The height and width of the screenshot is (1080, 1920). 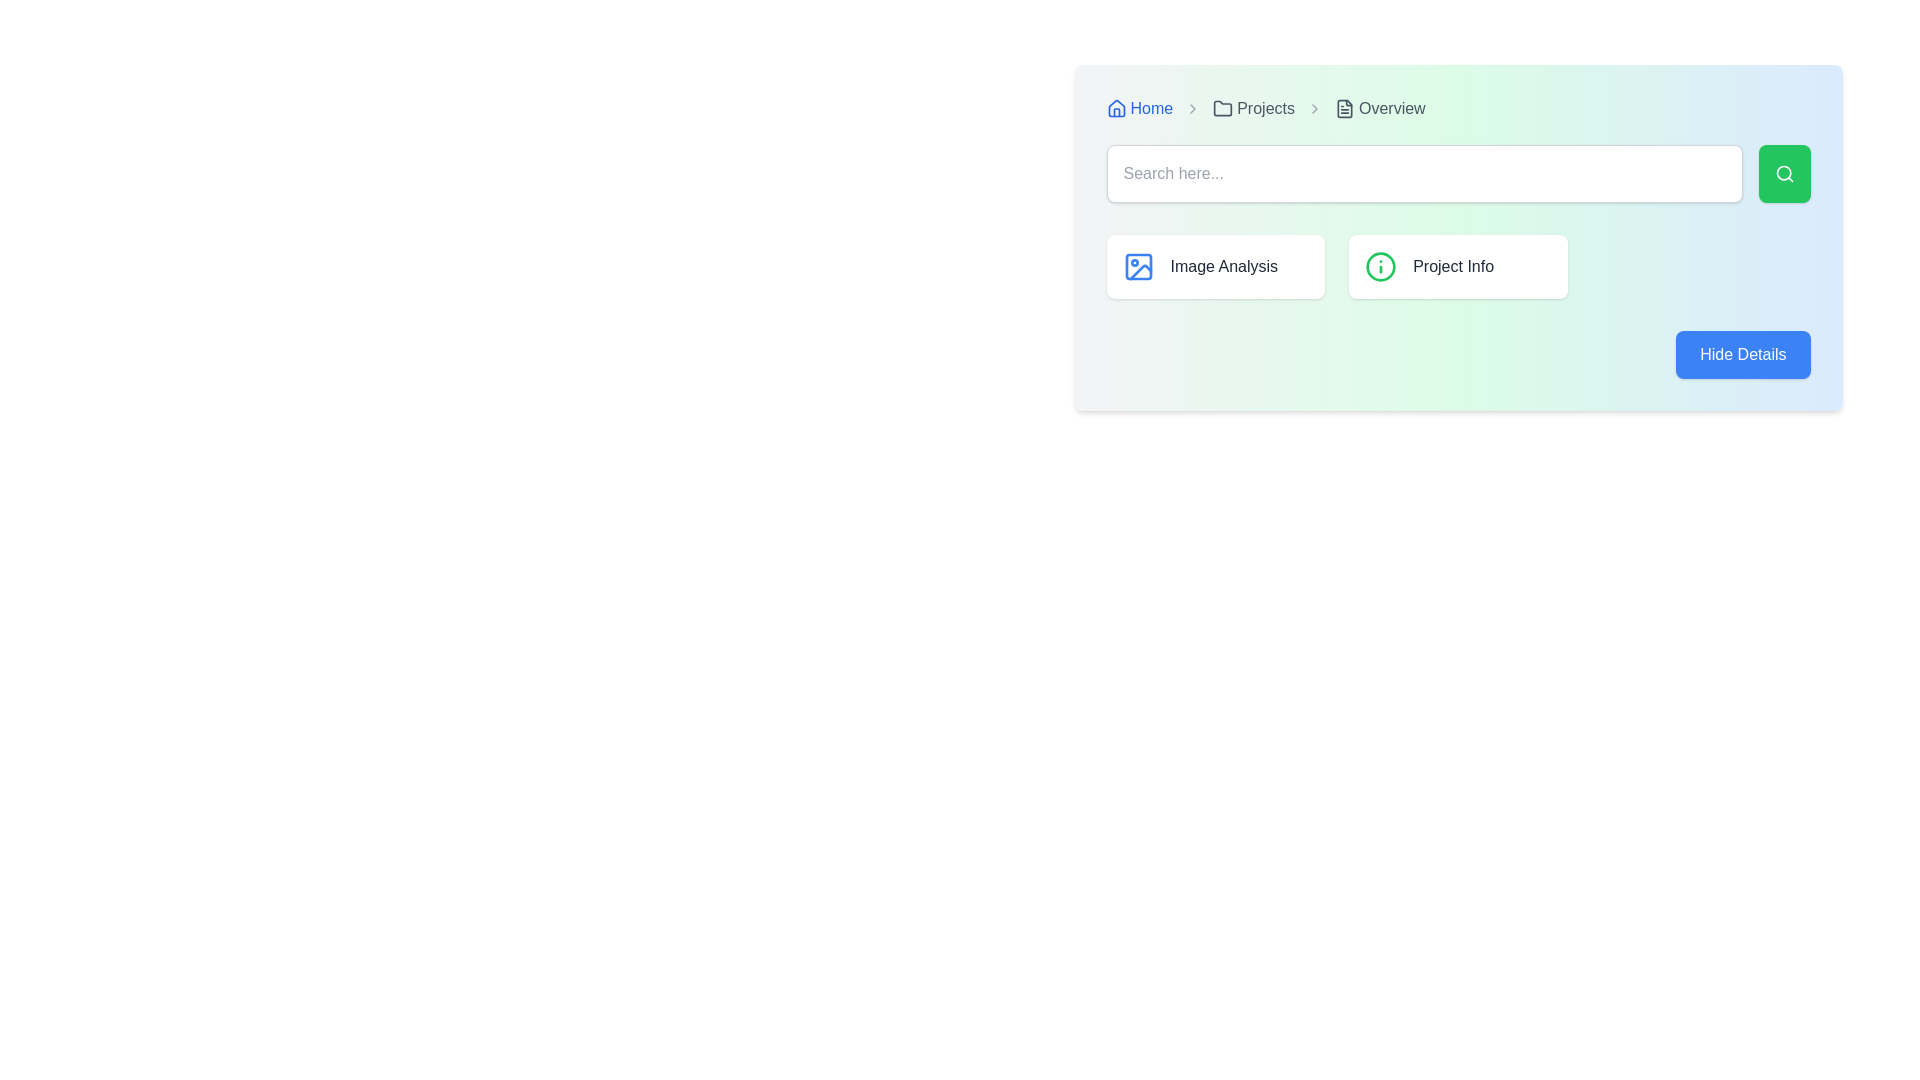 I want to click on the small right-pointing chevron icon styled as an arrow, which is located between the 'Projects' label and the 'Overview' label in the breadcrumb navigation, so click(x=1315, y=108).